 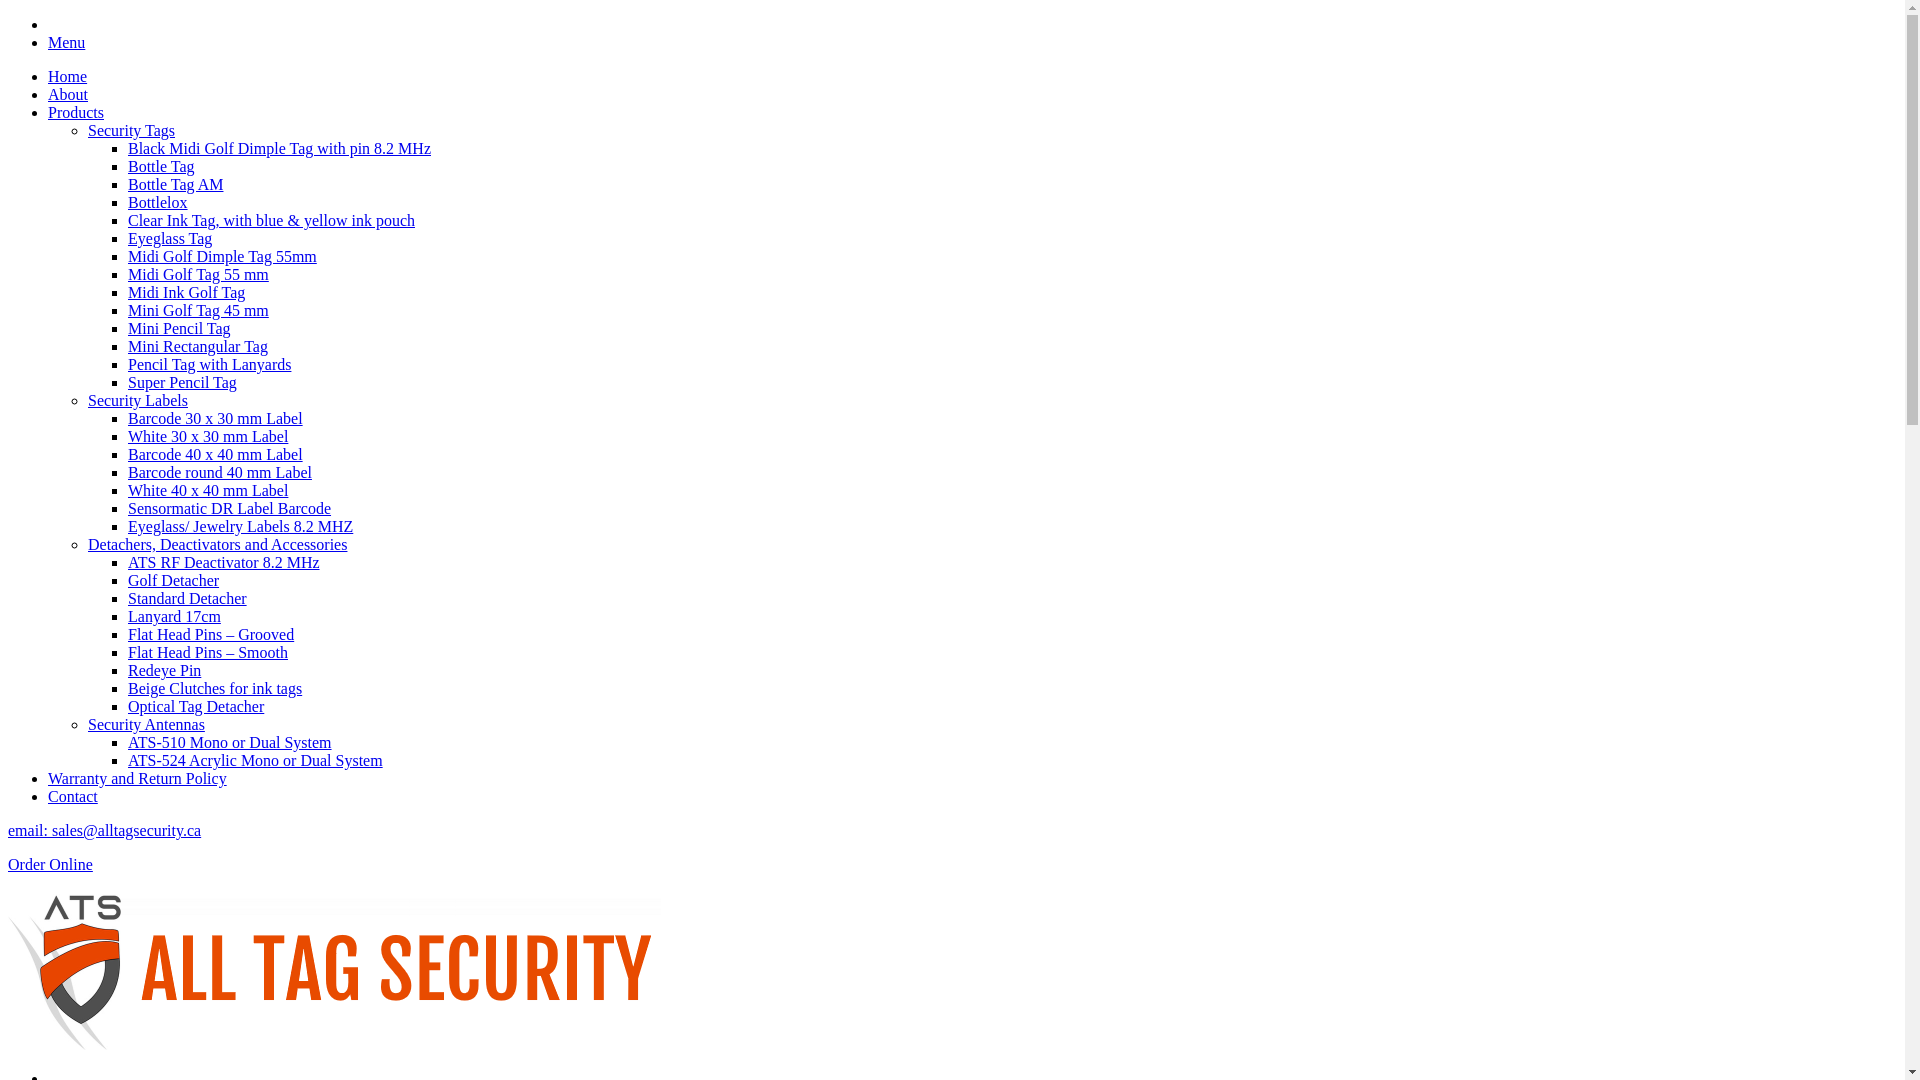 I want to click on 'Bottlelox', so click(x=157, y=202).